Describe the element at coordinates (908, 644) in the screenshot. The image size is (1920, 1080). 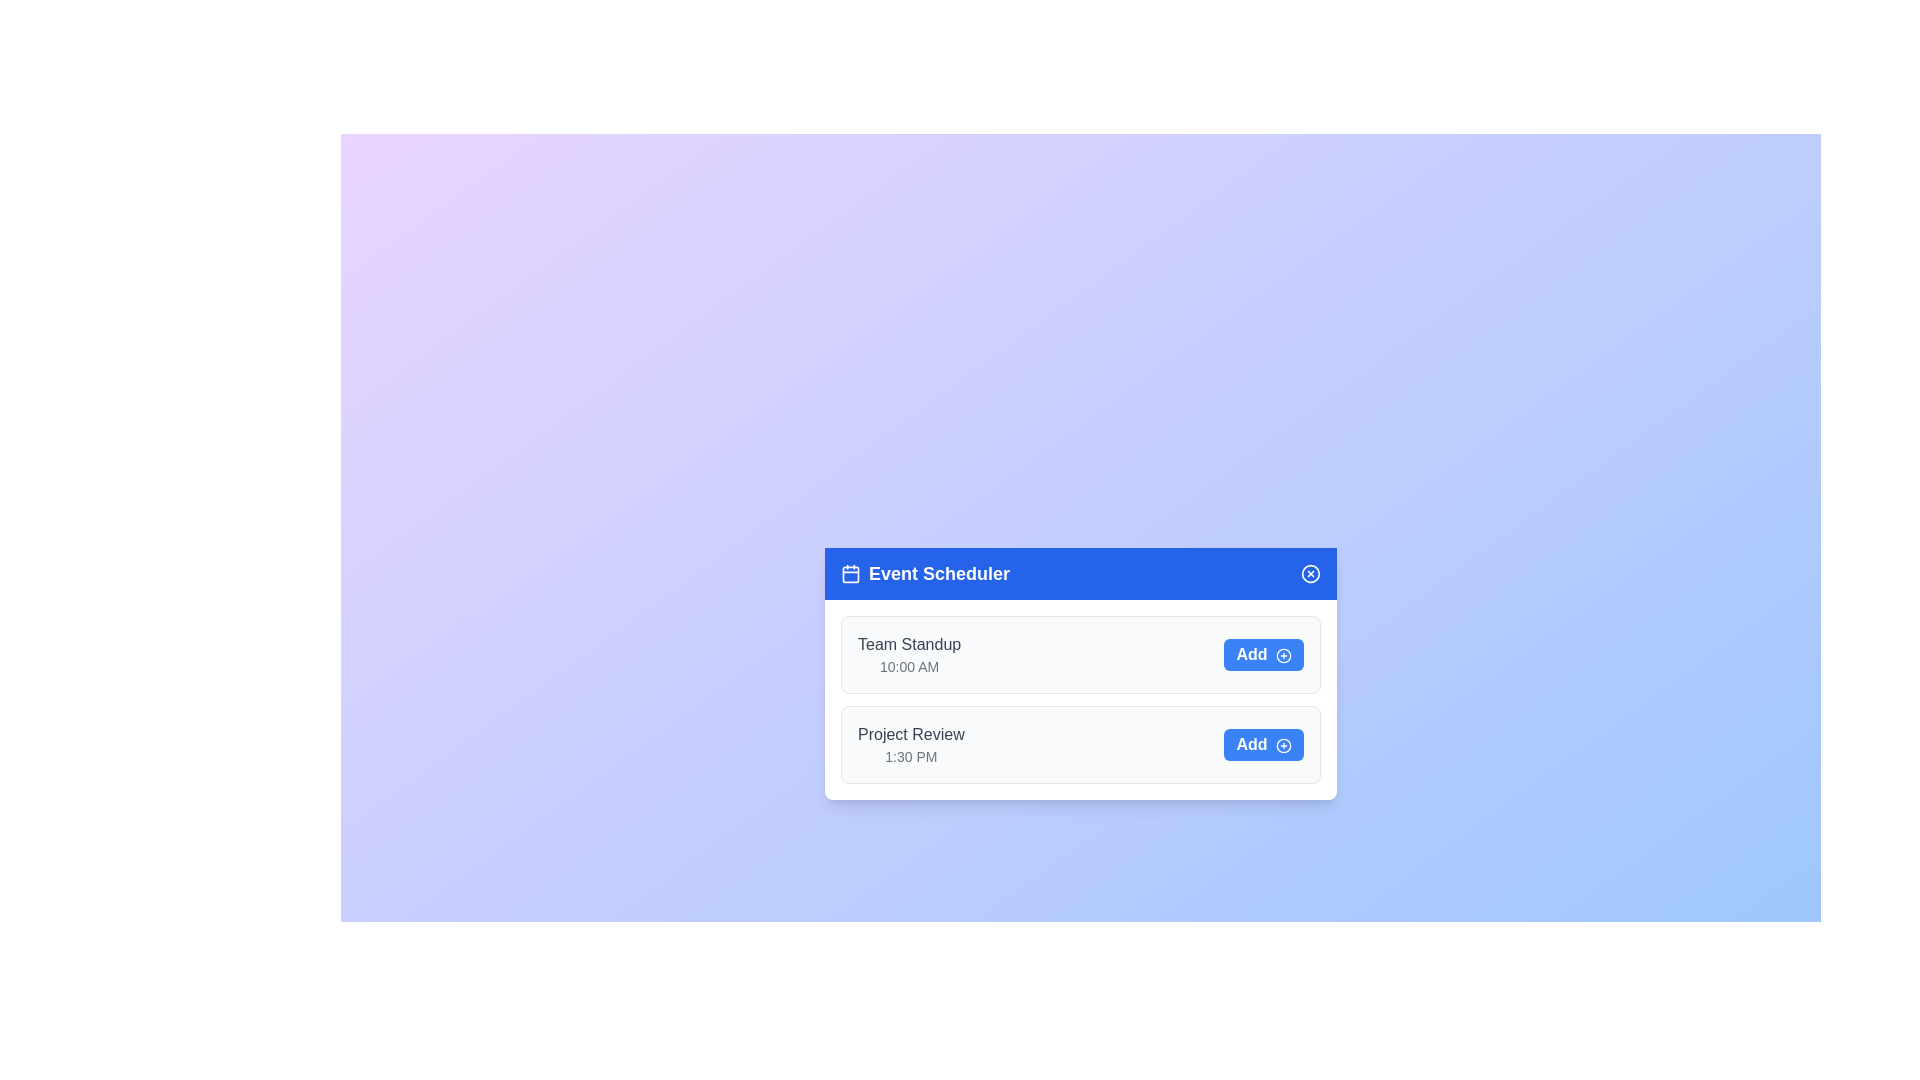
I see `the text of the event titled 'Team Standup'` at that location.